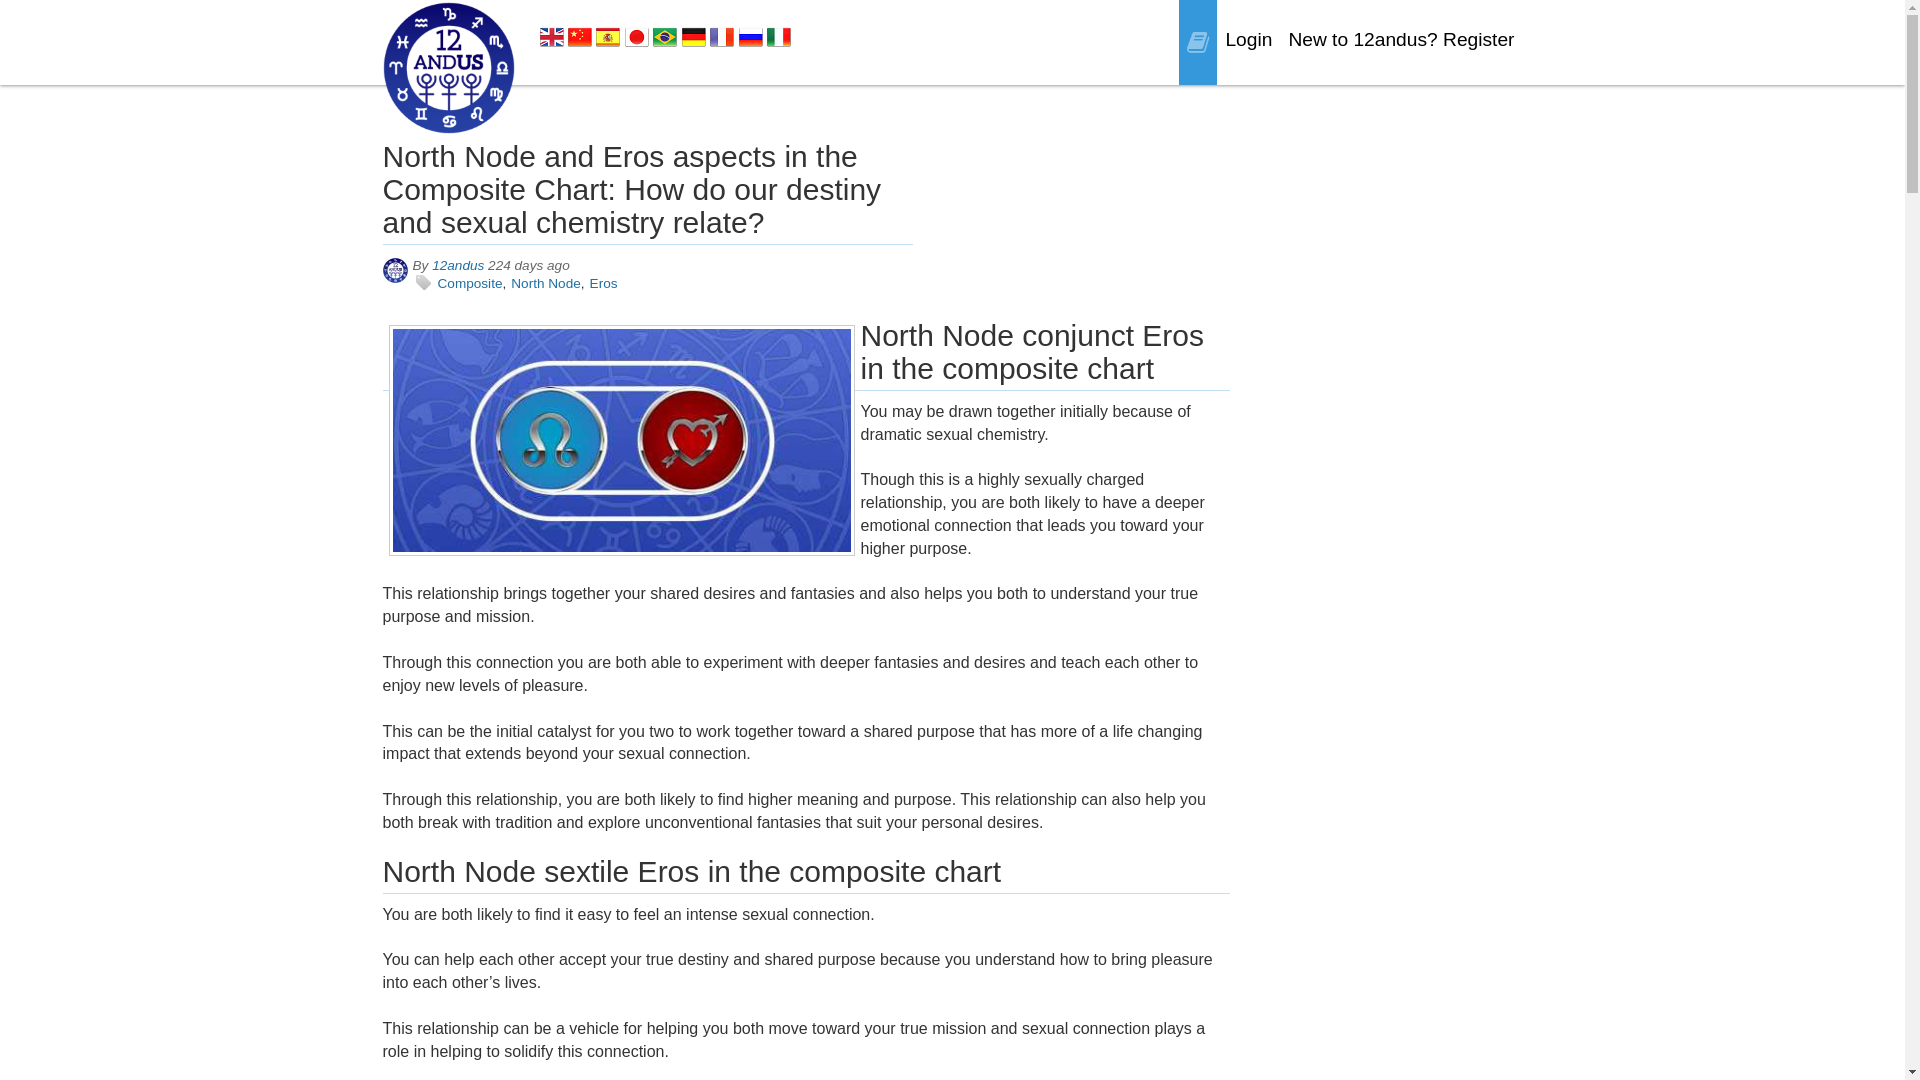  I want to click on 'Composite', so click(436, 283).